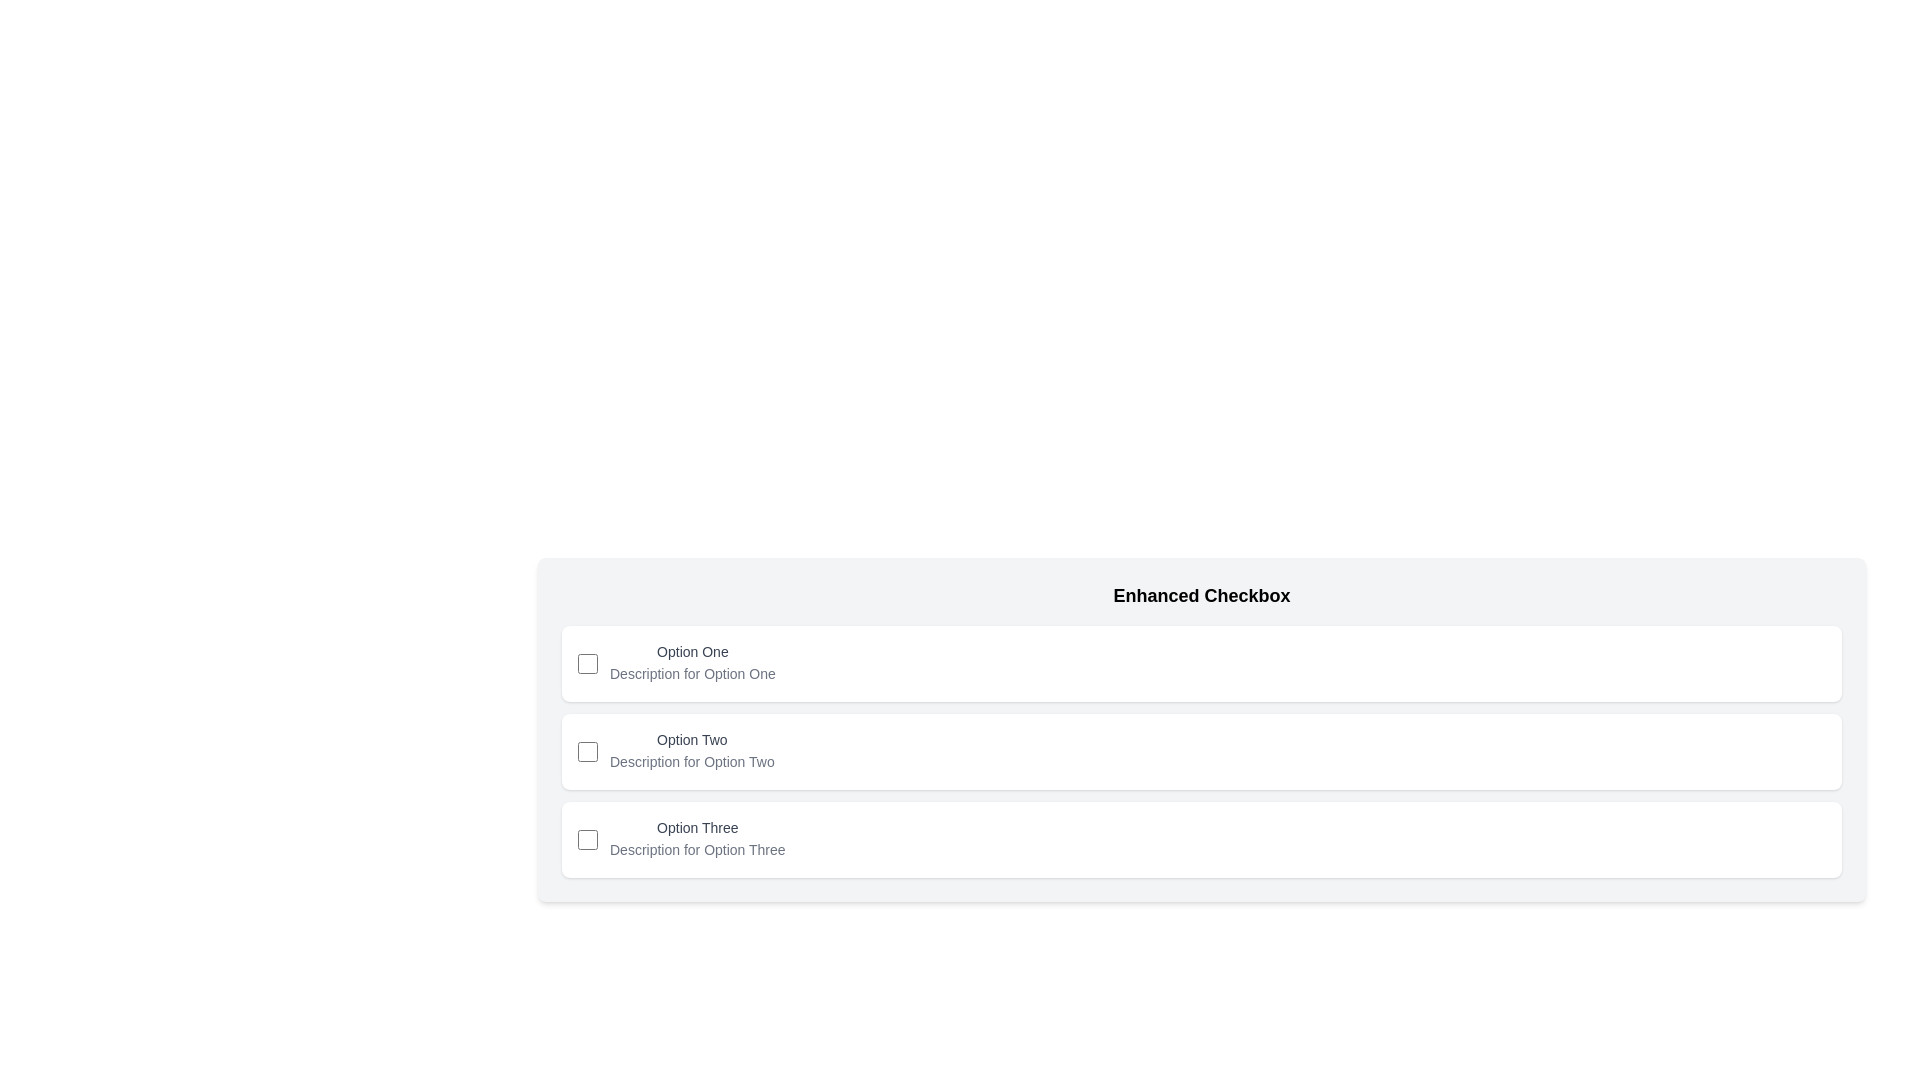  Describe the element at coordinates (697, 828) in the screenshot. I see `text label that displays 'Option Three', which is styled in gray and located in the third option grouping of the checkbox list` at that location.